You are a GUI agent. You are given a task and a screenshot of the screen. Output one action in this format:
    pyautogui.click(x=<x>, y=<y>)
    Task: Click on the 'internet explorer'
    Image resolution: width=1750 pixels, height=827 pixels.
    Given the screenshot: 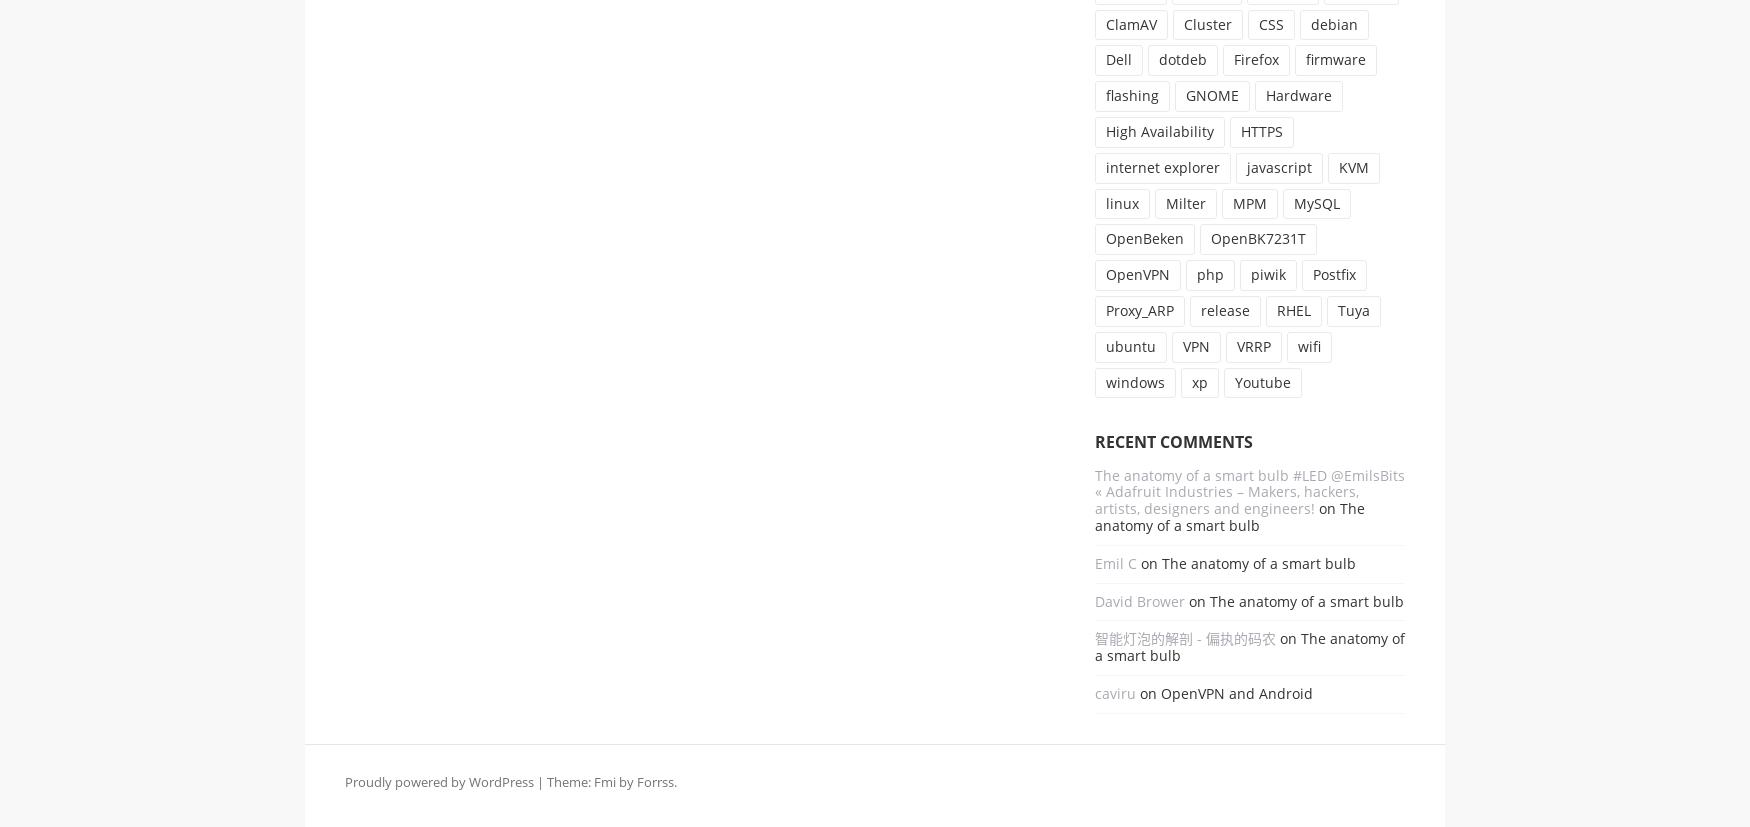 What is the action you would take?
    pyautogui.click(x=1162, y=165)
    